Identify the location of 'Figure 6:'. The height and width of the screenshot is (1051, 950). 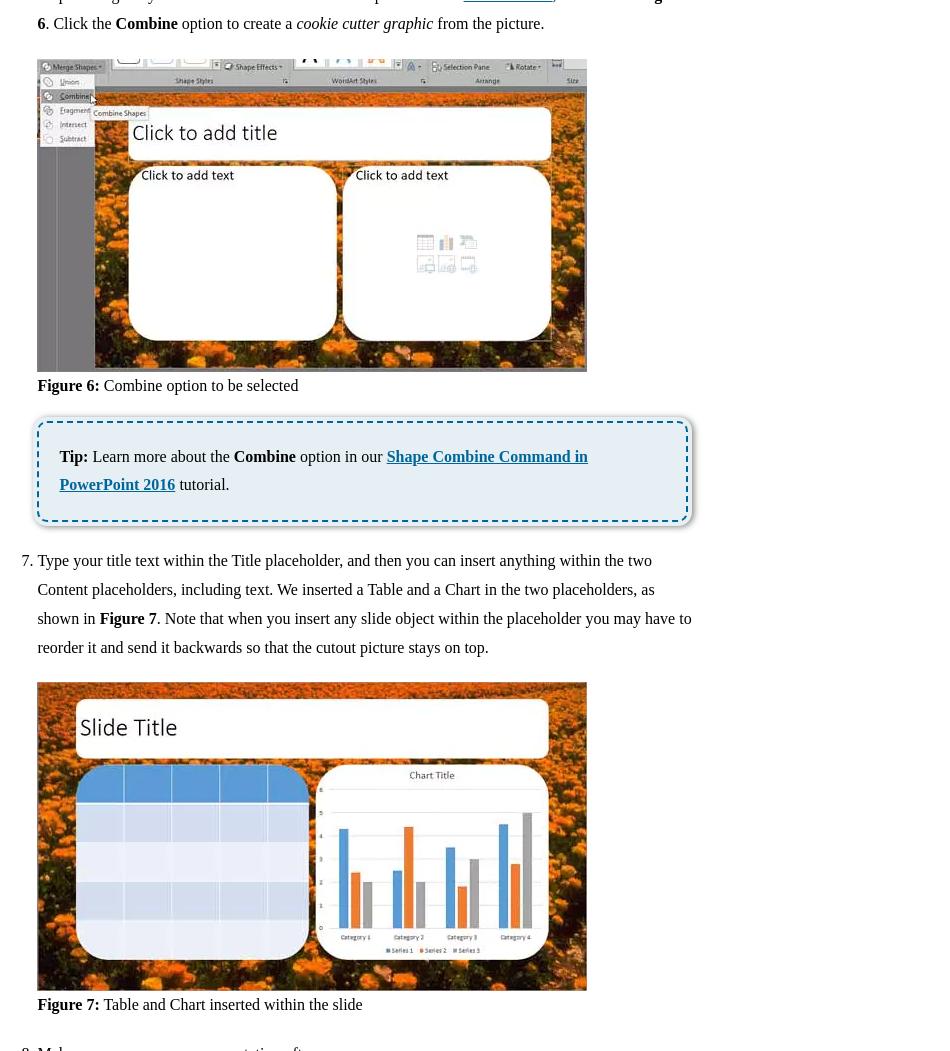
(68, 383).